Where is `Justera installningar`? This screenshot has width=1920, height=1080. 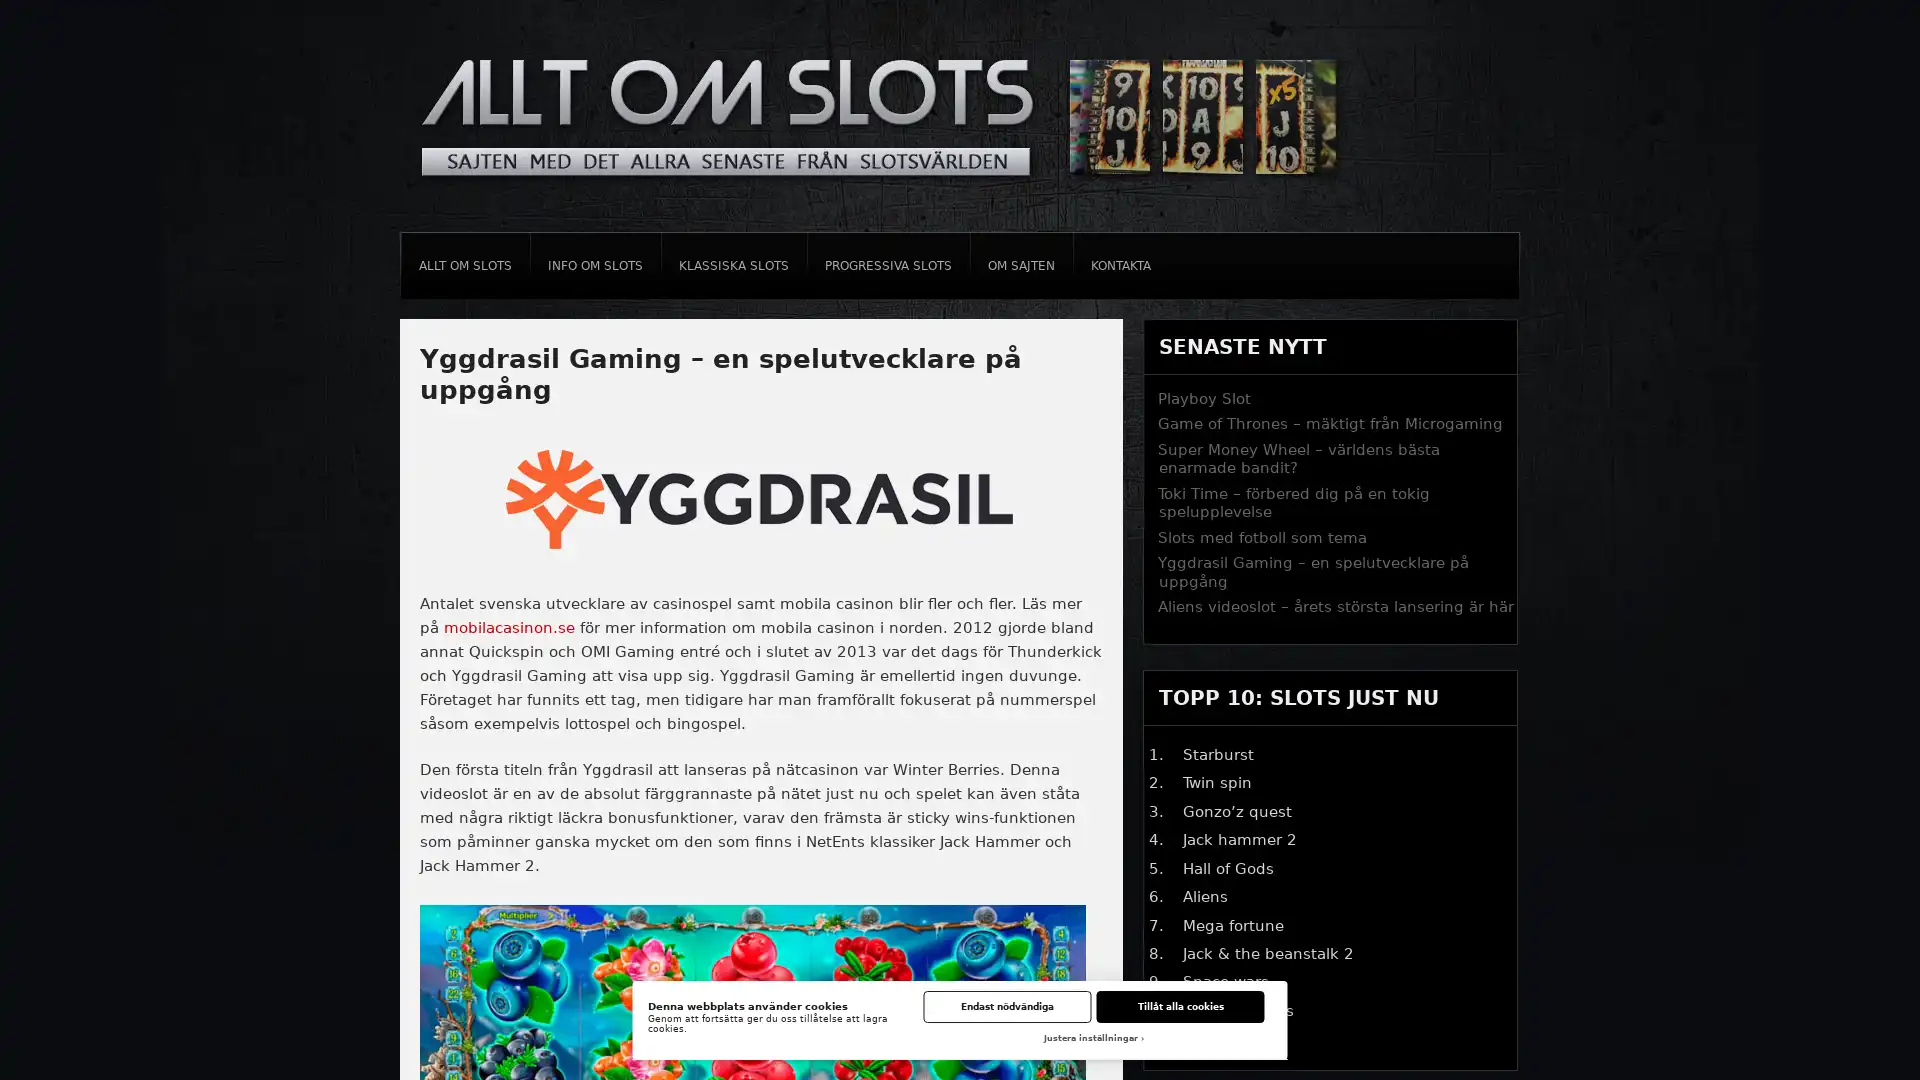
Justera installningar is located at coordinates (1092, 1037).